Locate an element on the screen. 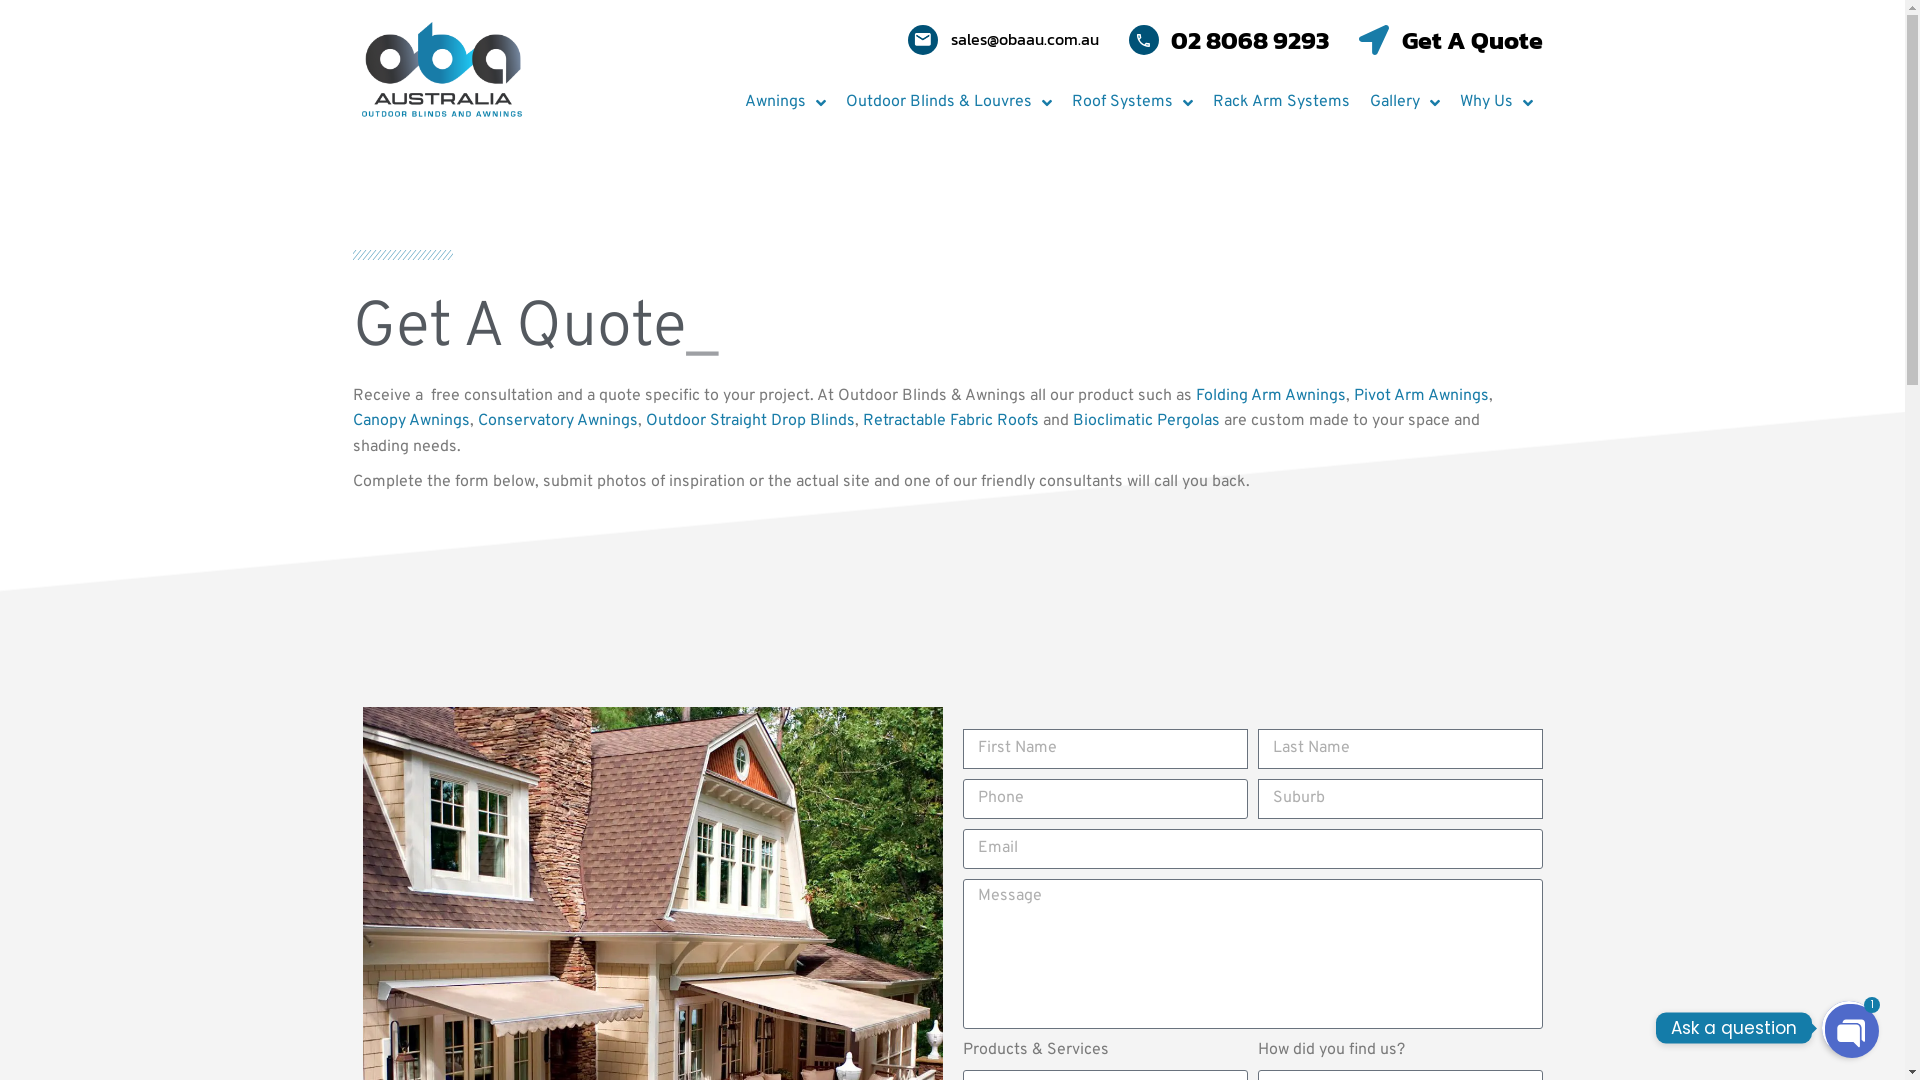 This screenshot has height=1080, width=1920. 'Roof Systems' is located at coordinates (1132, 103).